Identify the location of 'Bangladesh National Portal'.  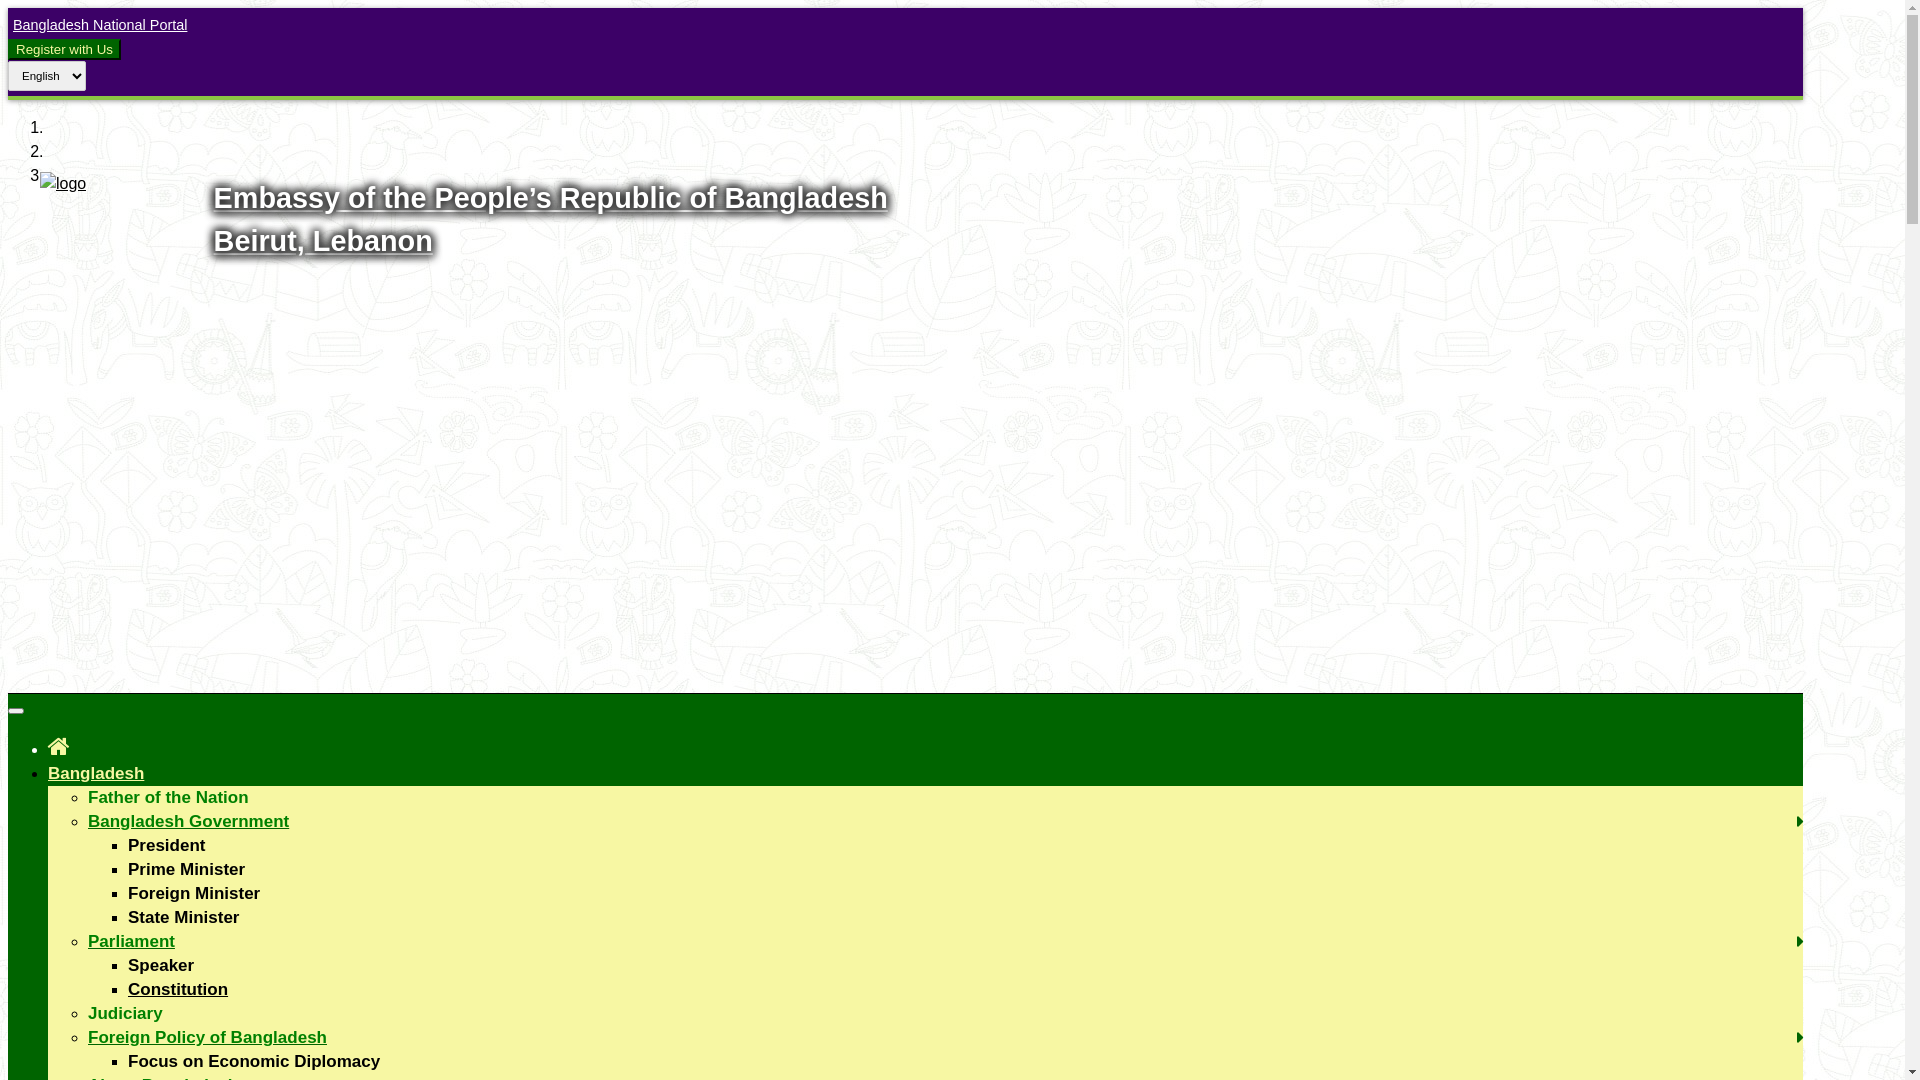
(96, 24).